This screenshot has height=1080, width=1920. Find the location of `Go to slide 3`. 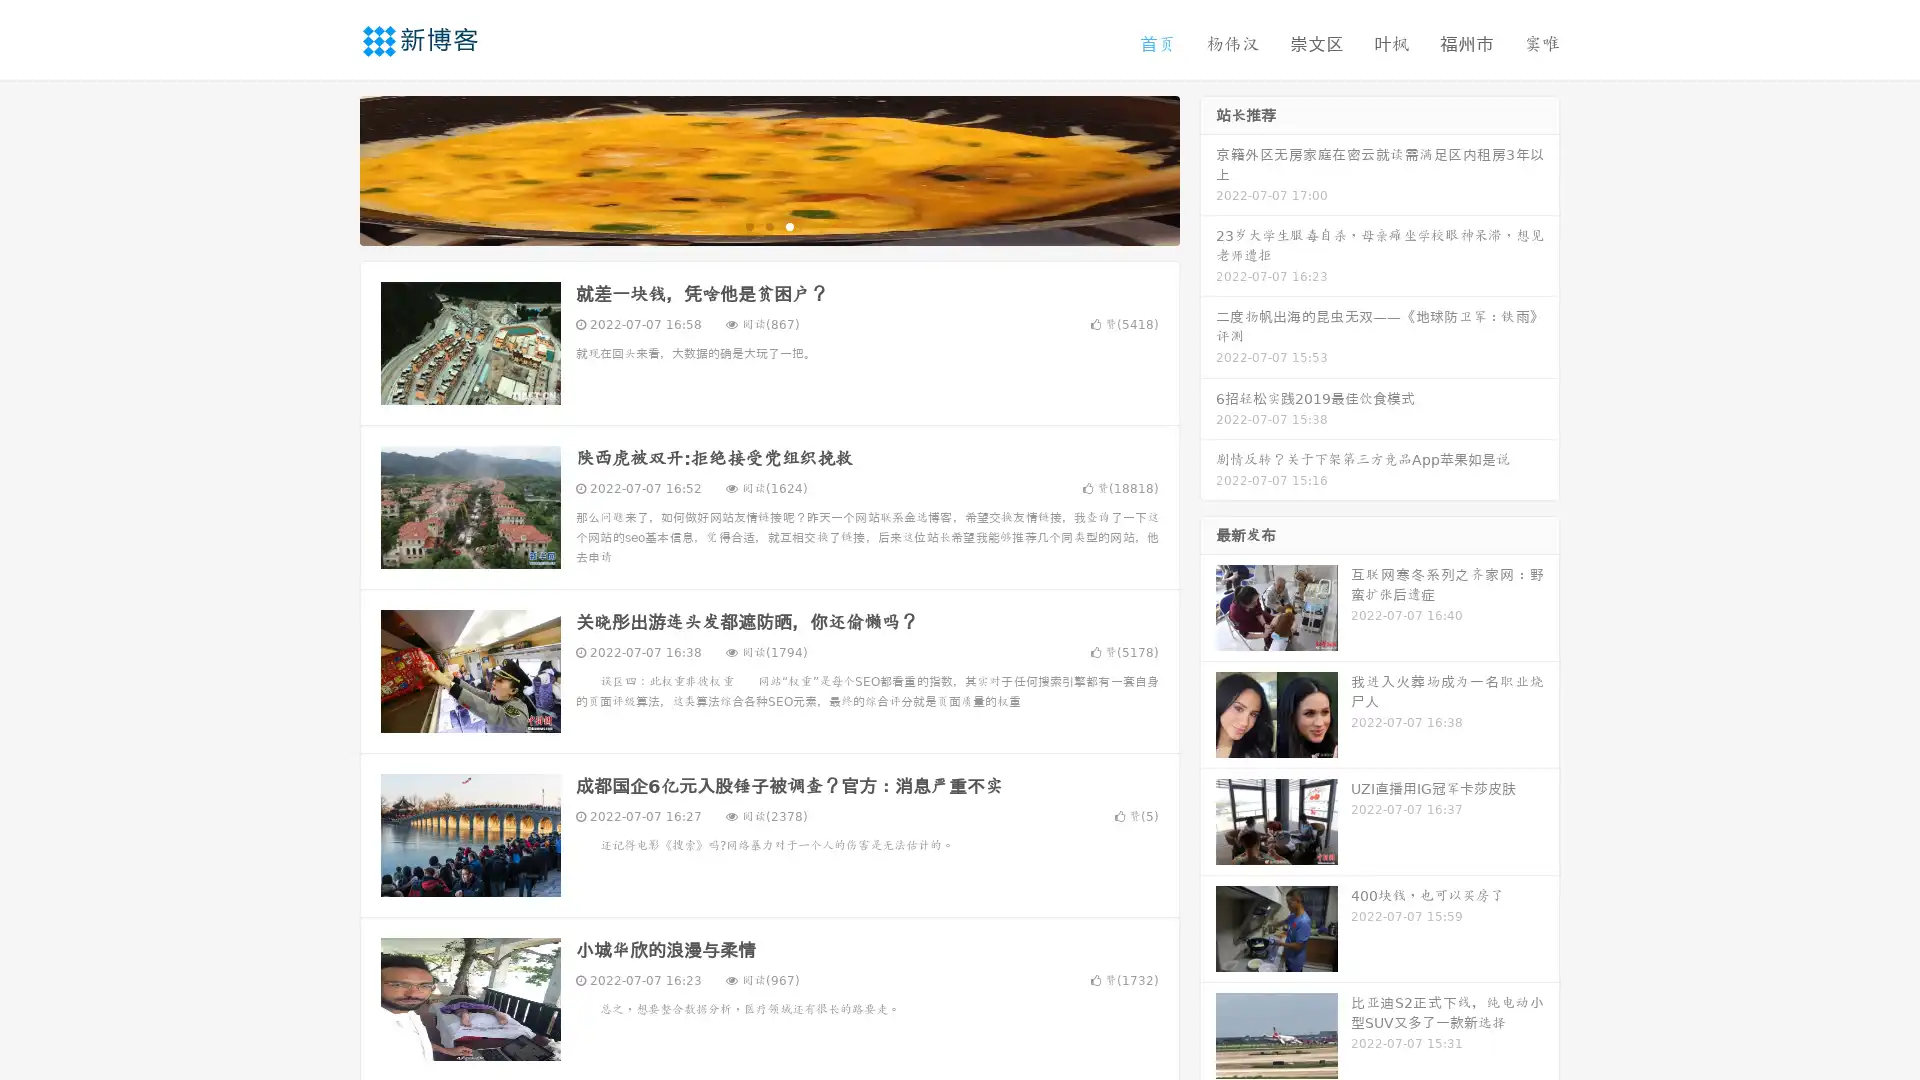

Go to slide 3 is located at coordinates (789, 225).